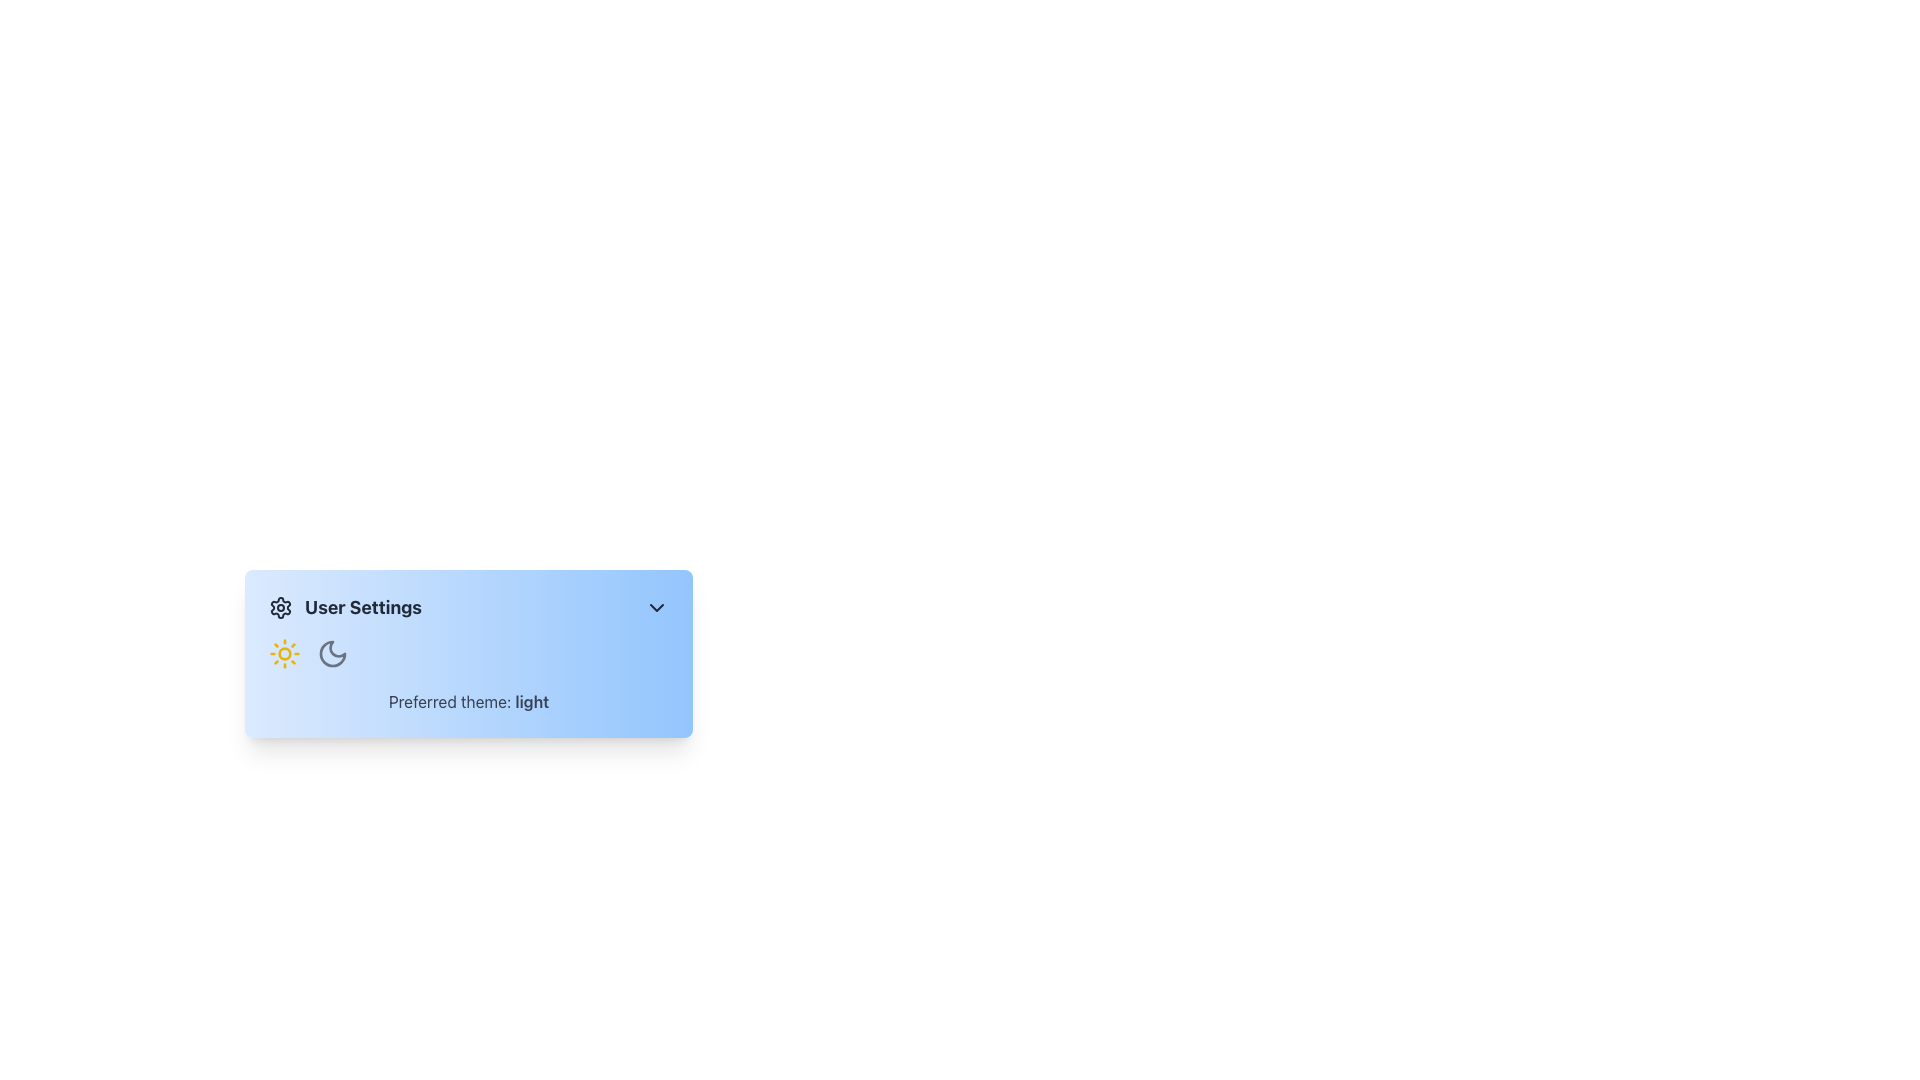 Image resolution: width=1920 pixels, height=1080 pixels. I want to click on the crescent moon icon in the settings panel, so click(332, 654).